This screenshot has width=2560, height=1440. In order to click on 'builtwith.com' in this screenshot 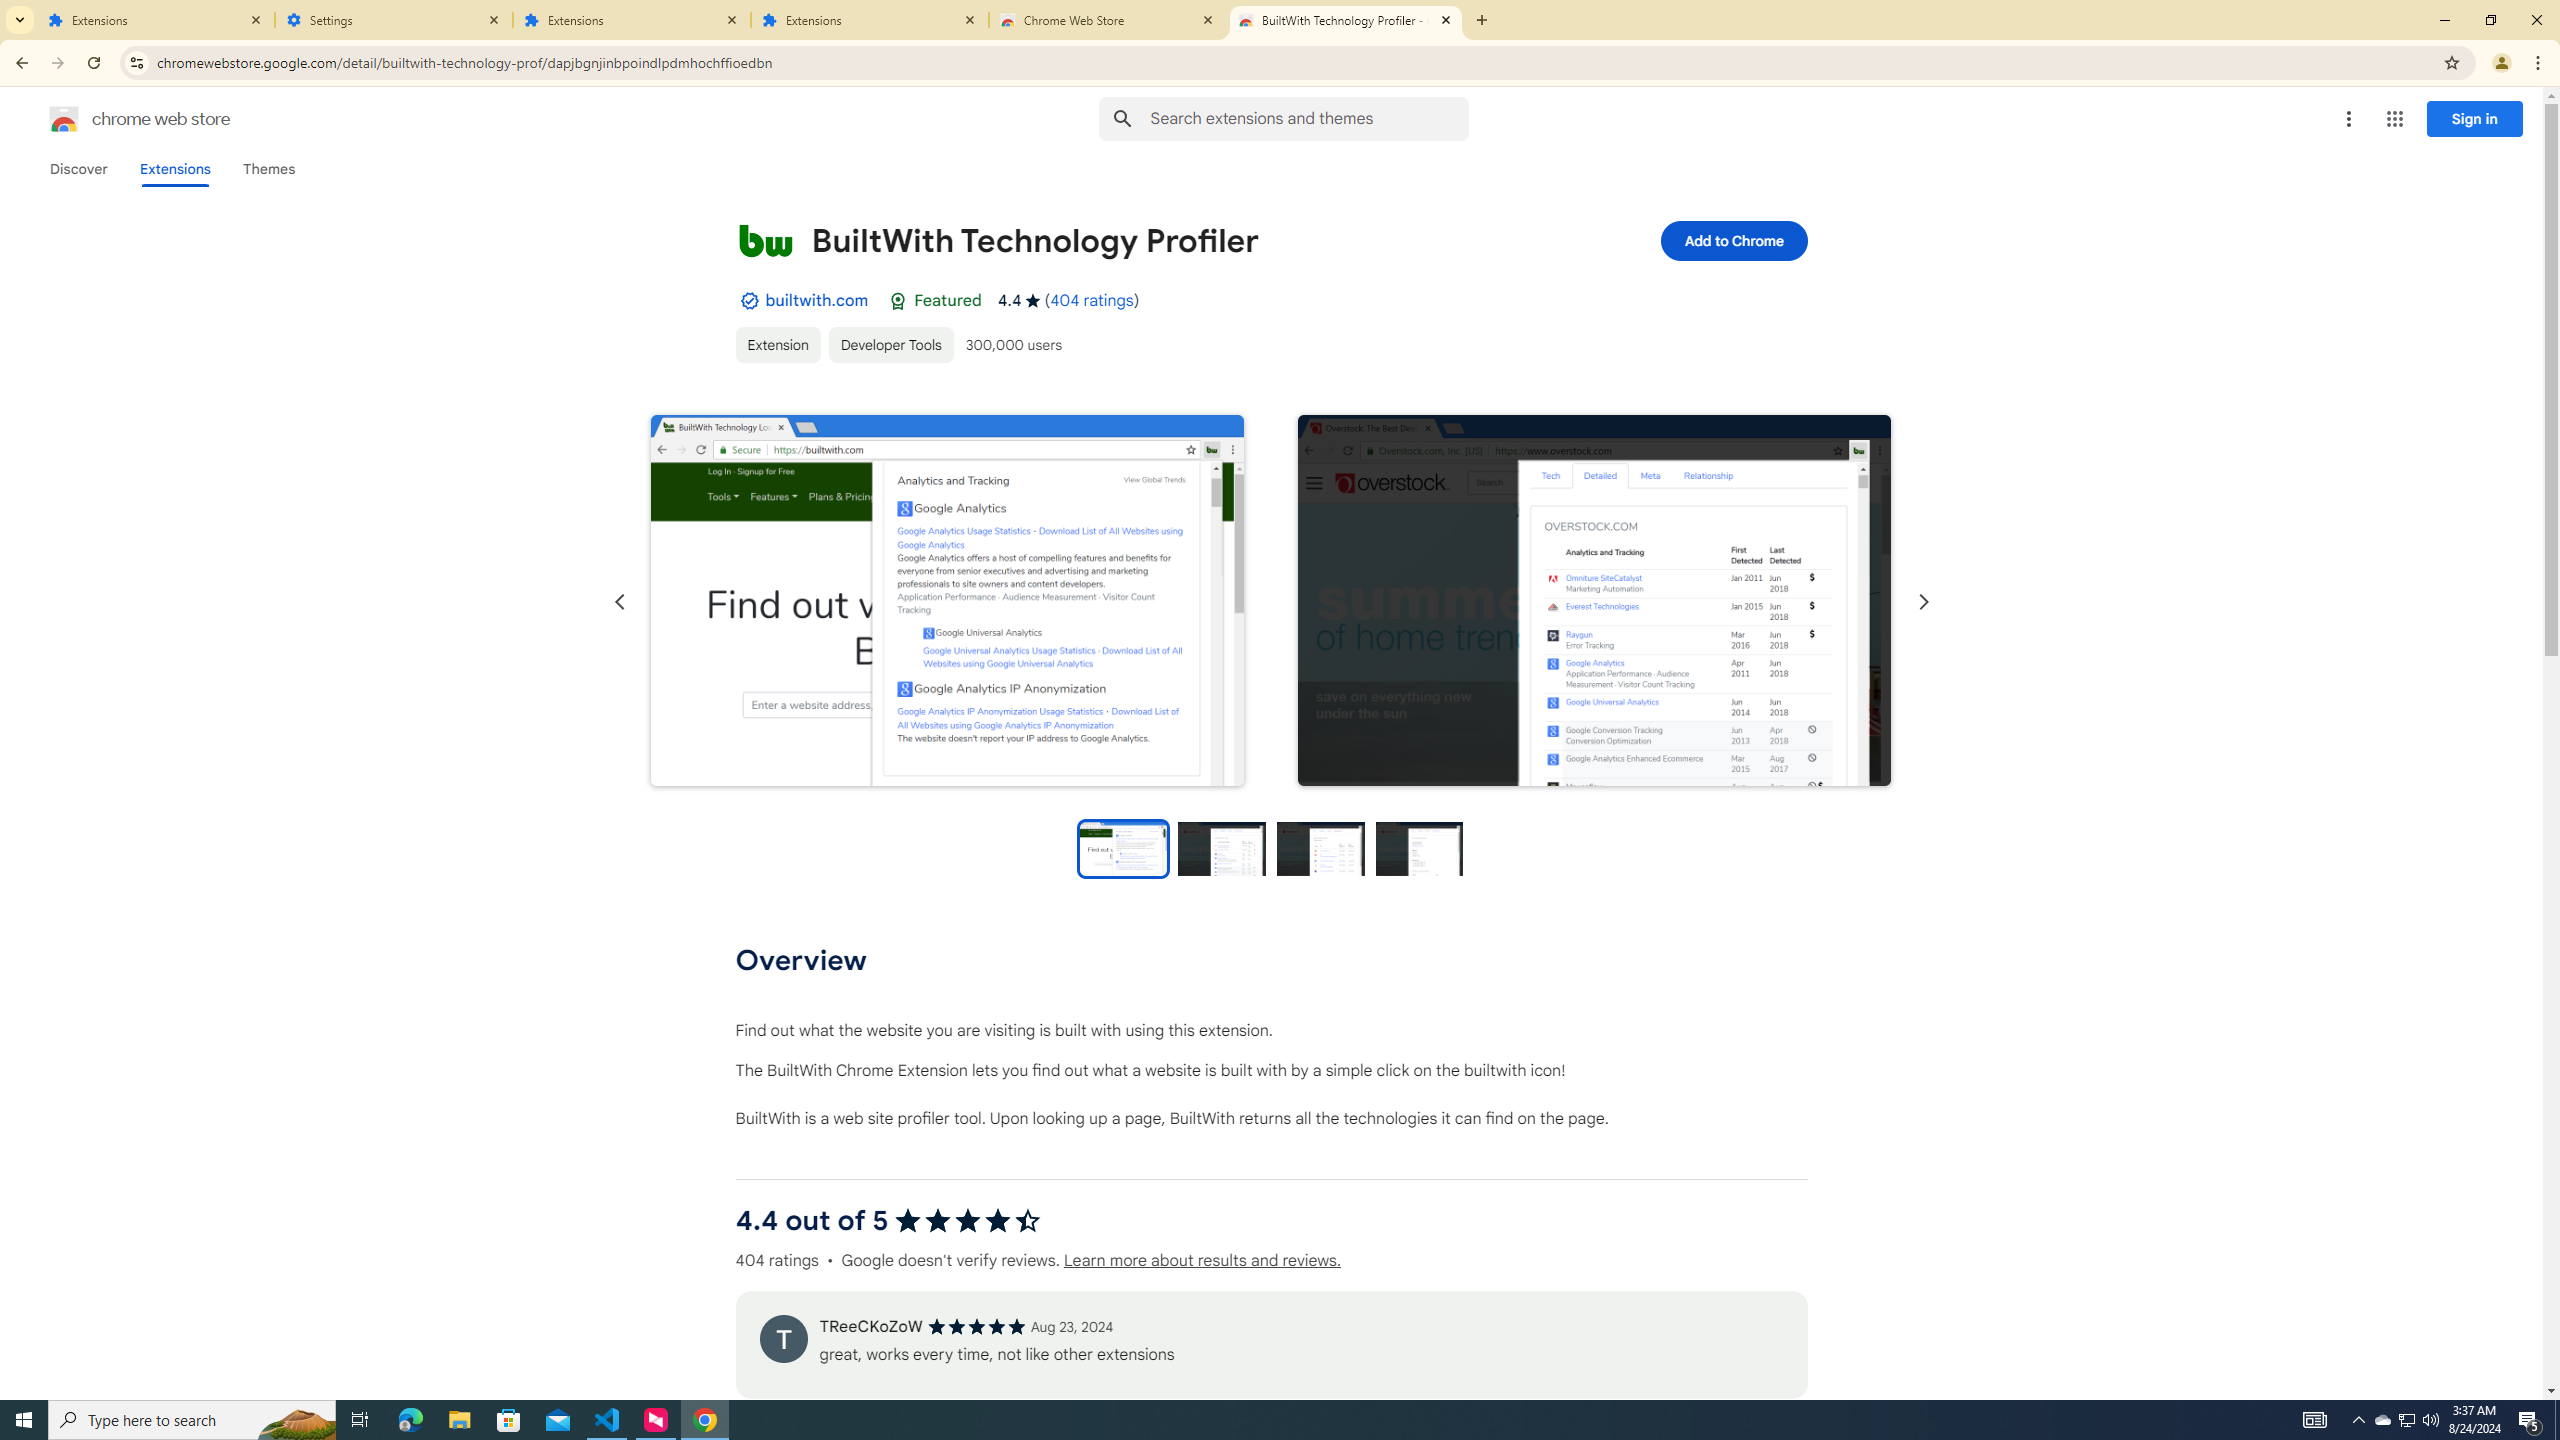, I will do `click(815, 299)`.